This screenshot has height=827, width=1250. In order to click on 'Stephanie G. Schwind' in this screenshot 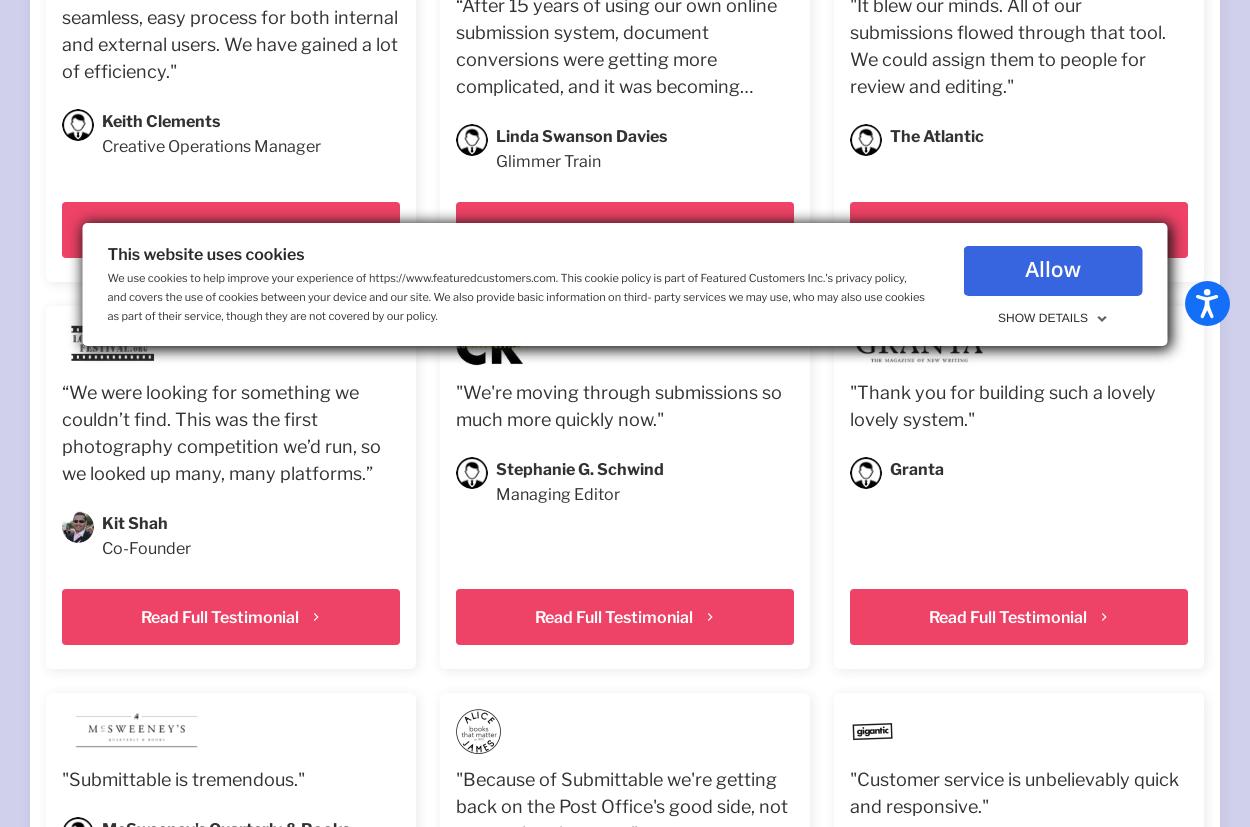, I will do `click(494, 469)`.